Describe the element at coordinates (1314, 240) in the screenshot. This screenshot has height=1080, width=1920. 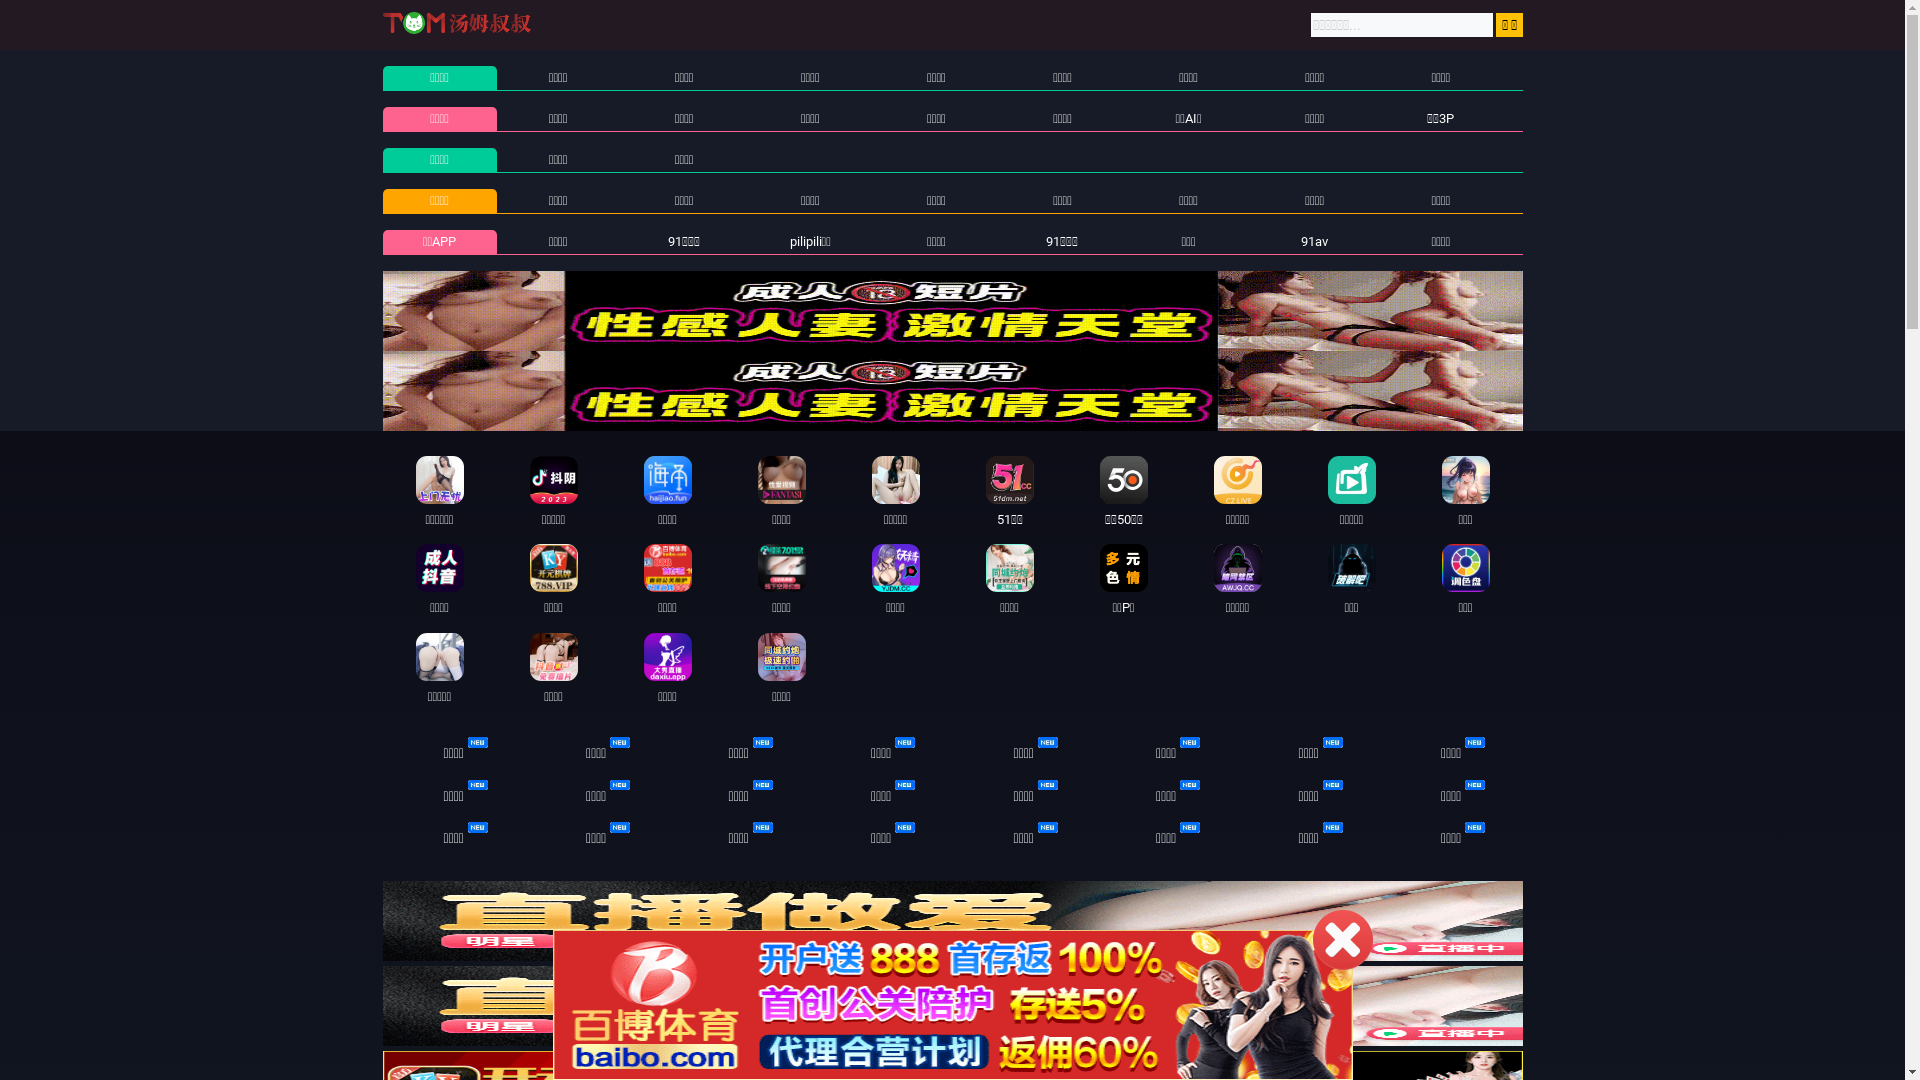
I see `'91av'` at that location.